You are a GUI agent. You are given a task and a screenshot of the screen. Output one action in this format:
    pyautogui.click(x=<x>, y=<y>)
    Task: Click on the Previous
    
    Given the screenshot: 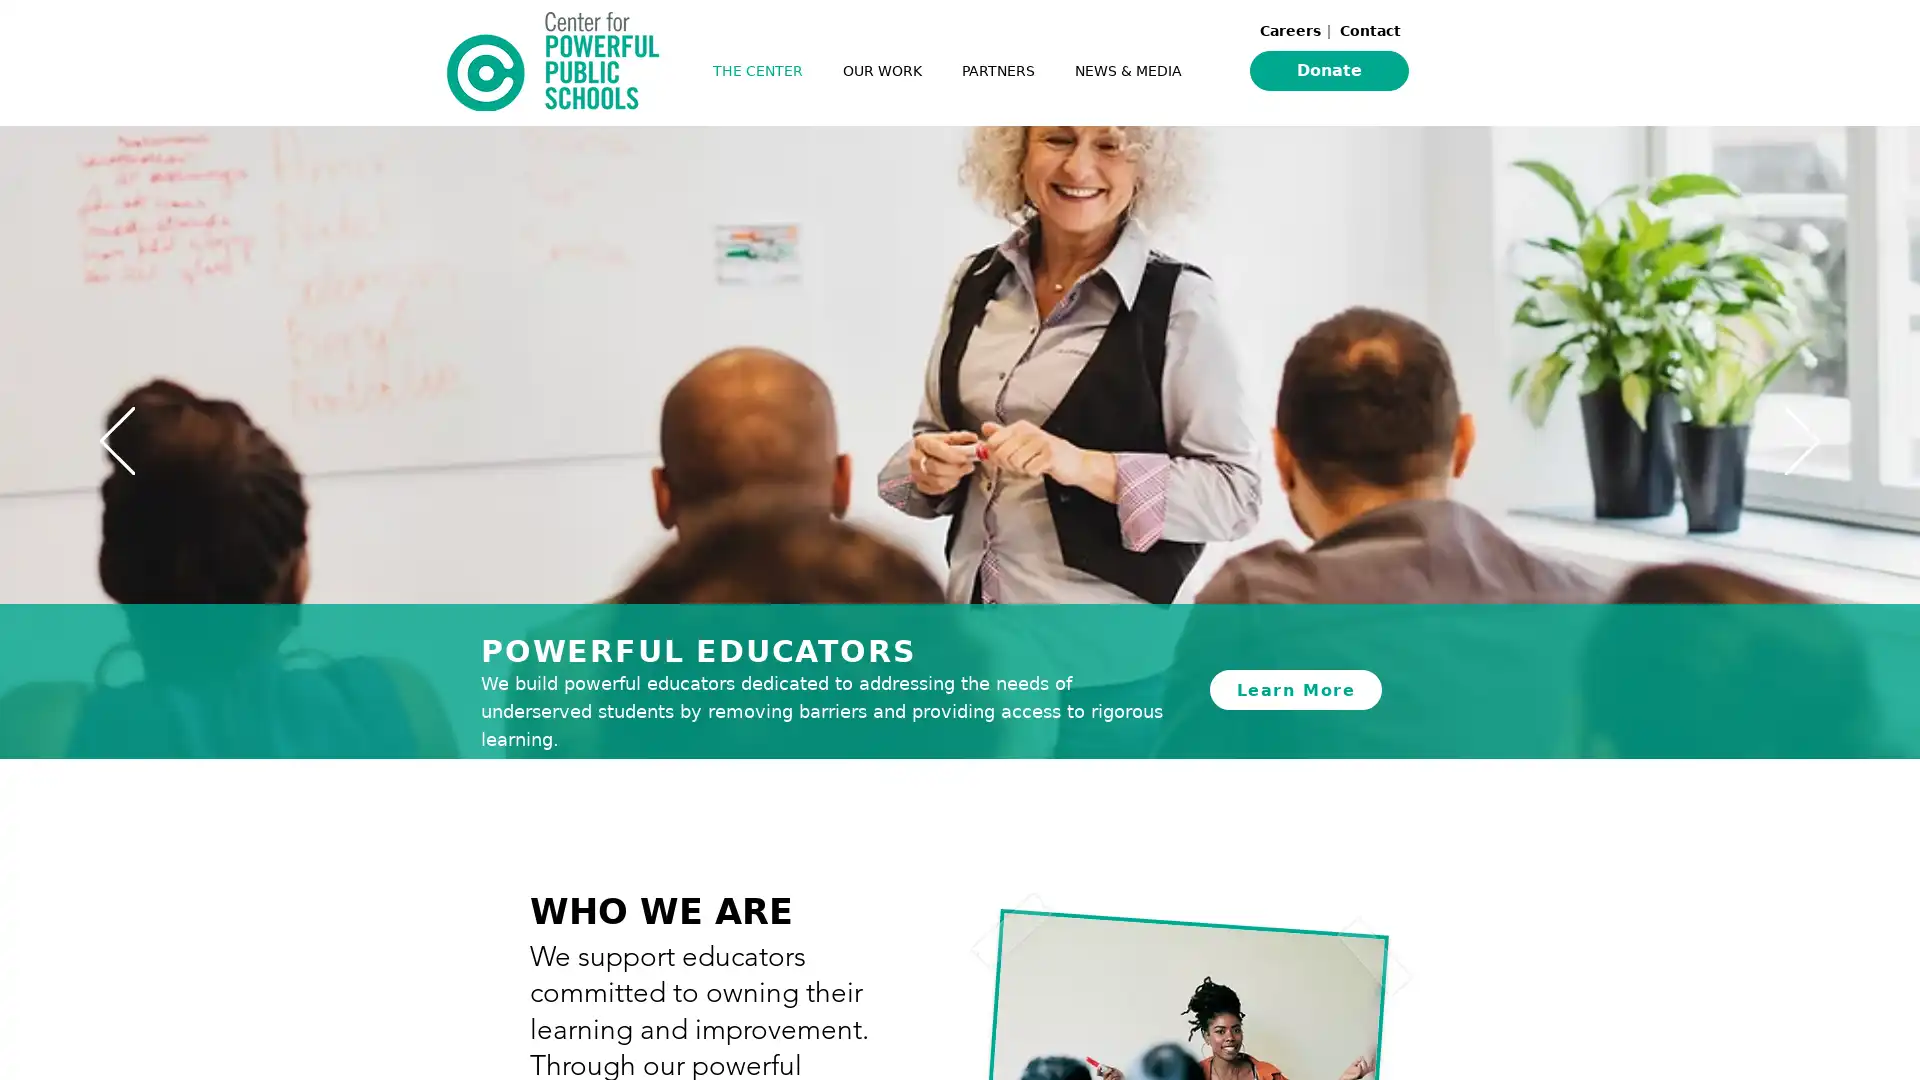 What is the action you would take?
    pyautogui.click(x=116, y=441)
    